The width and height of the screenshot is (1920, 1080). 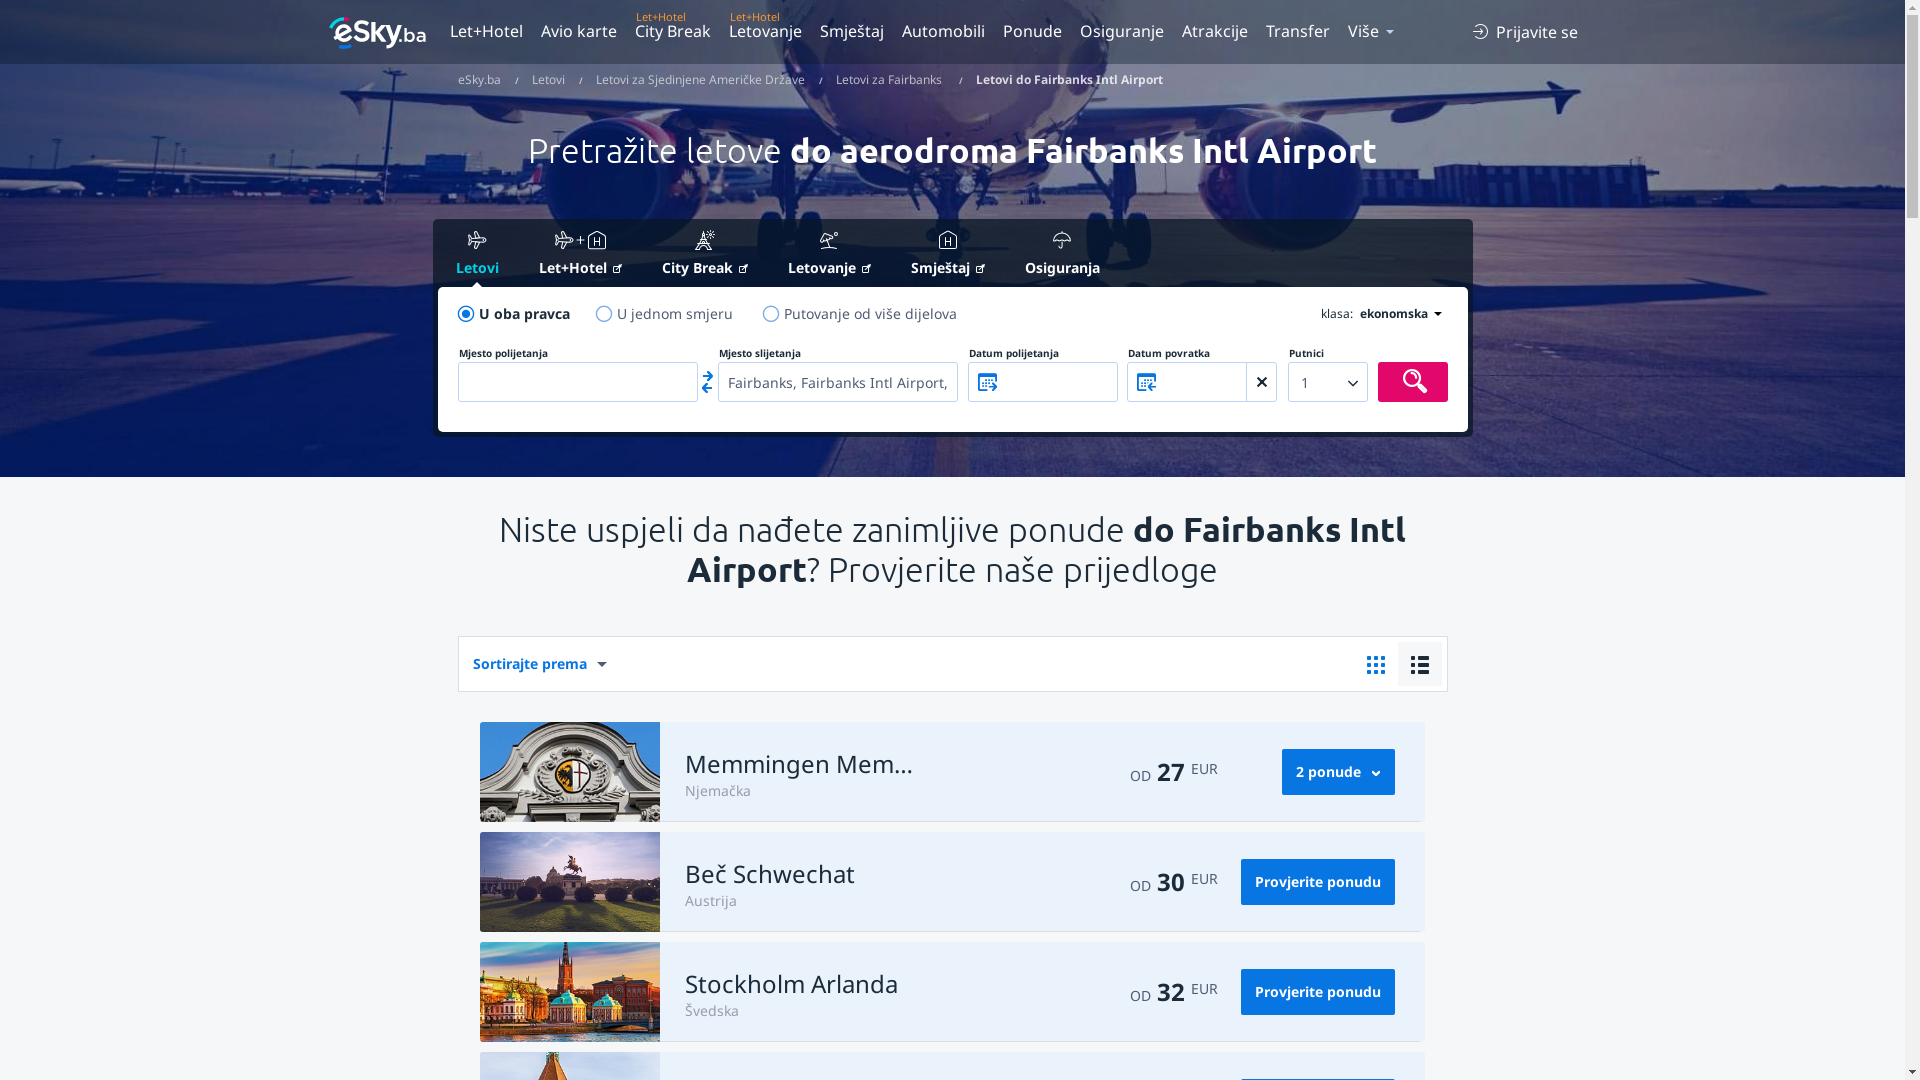 I want to click on 'Letovanje', so click(x=829, y=254).